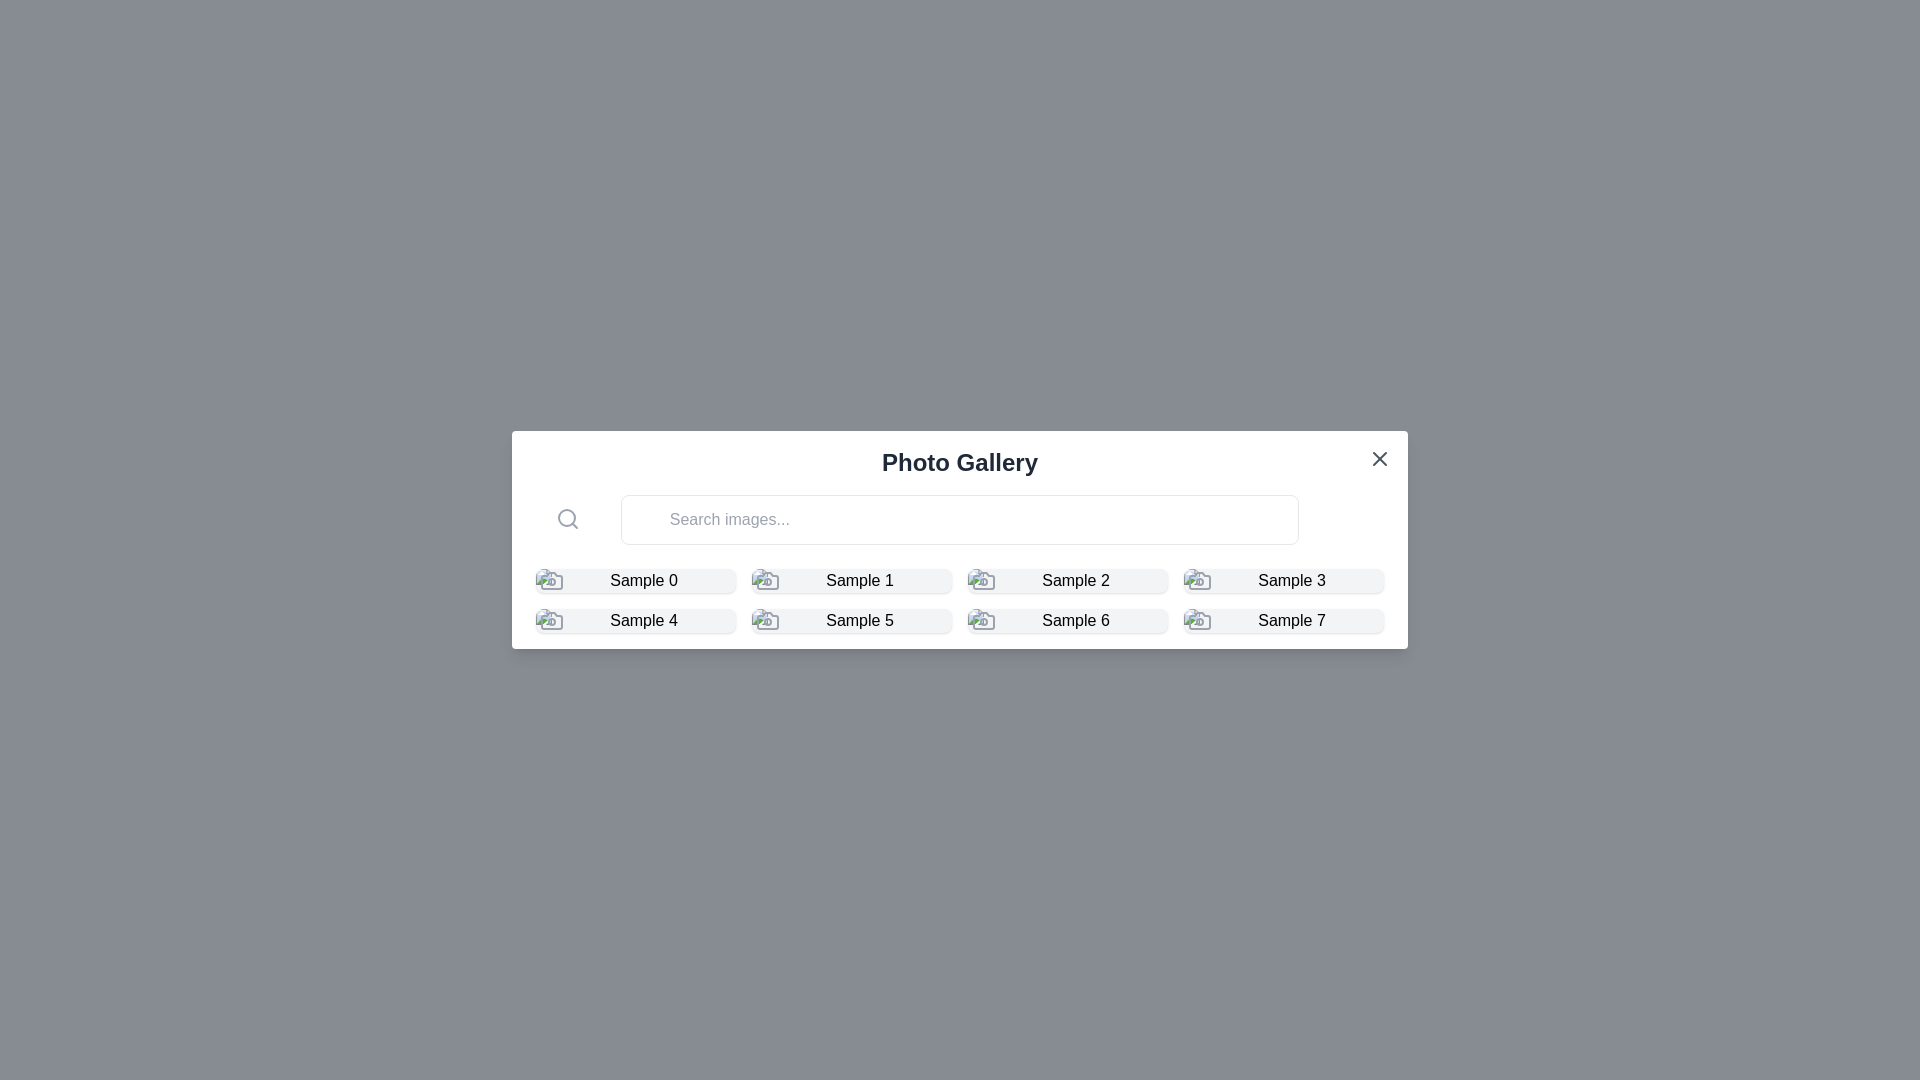  I want to click on the 'X' icon button in the top-right corner of the modal window, so click(1379, 459).